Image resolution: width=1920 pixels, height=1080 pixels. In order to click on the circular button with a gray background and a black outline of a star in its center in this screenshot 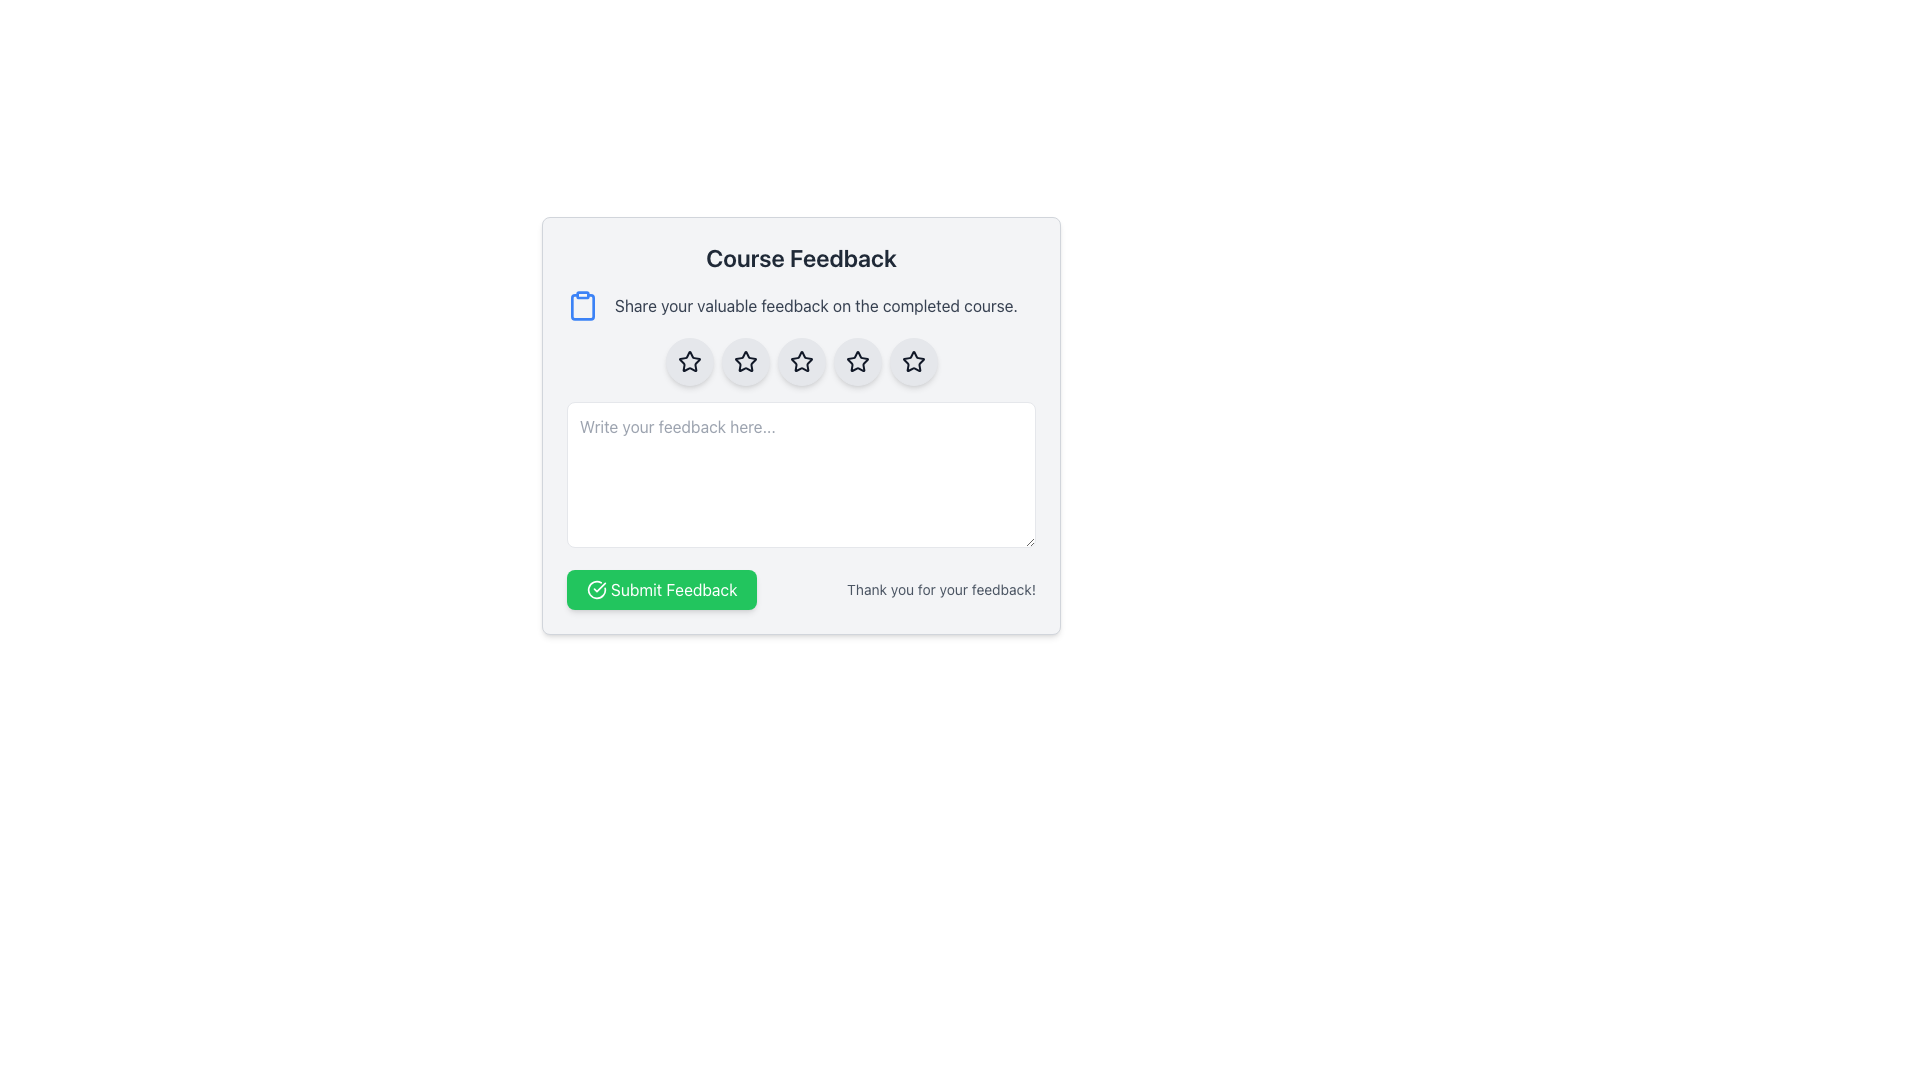, I will do `click(801, 362)`.